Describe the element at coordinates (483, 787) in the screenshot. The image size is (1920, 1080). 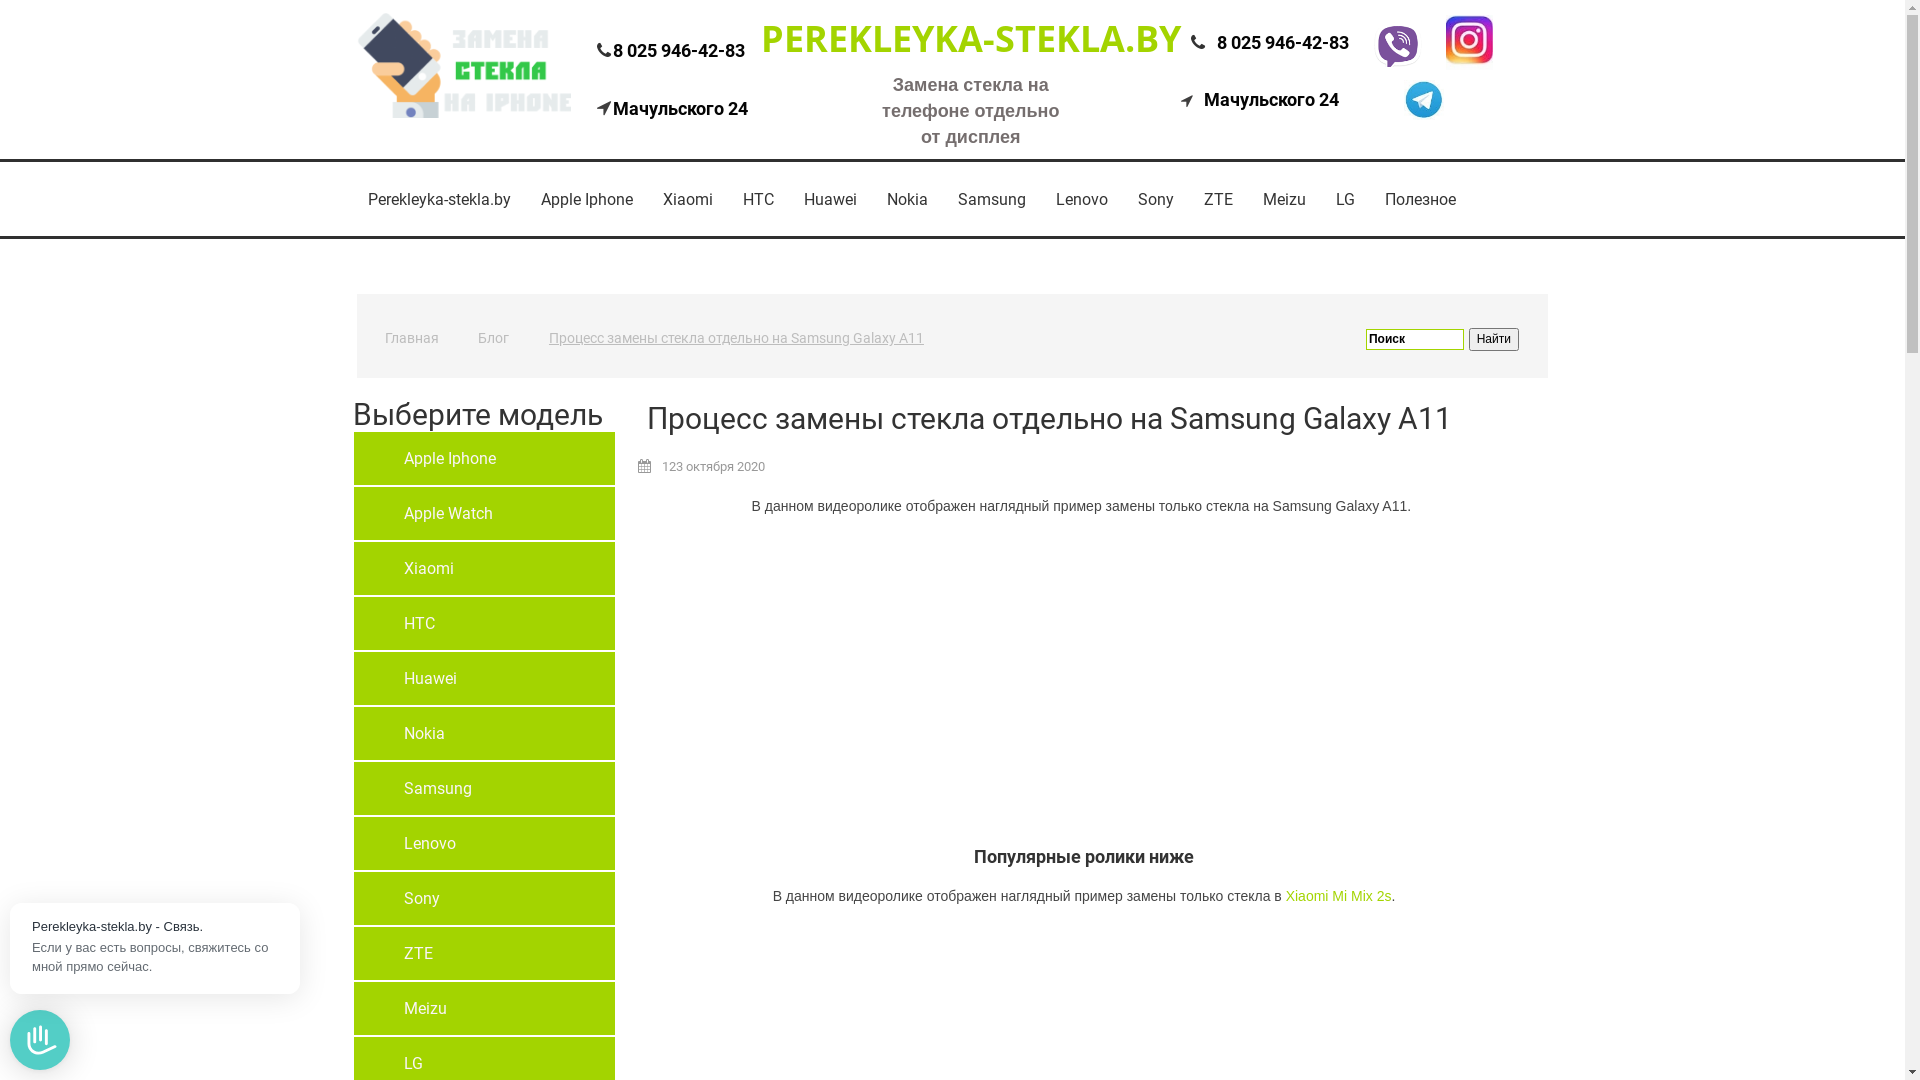
I see `'Samsung'` at that location.